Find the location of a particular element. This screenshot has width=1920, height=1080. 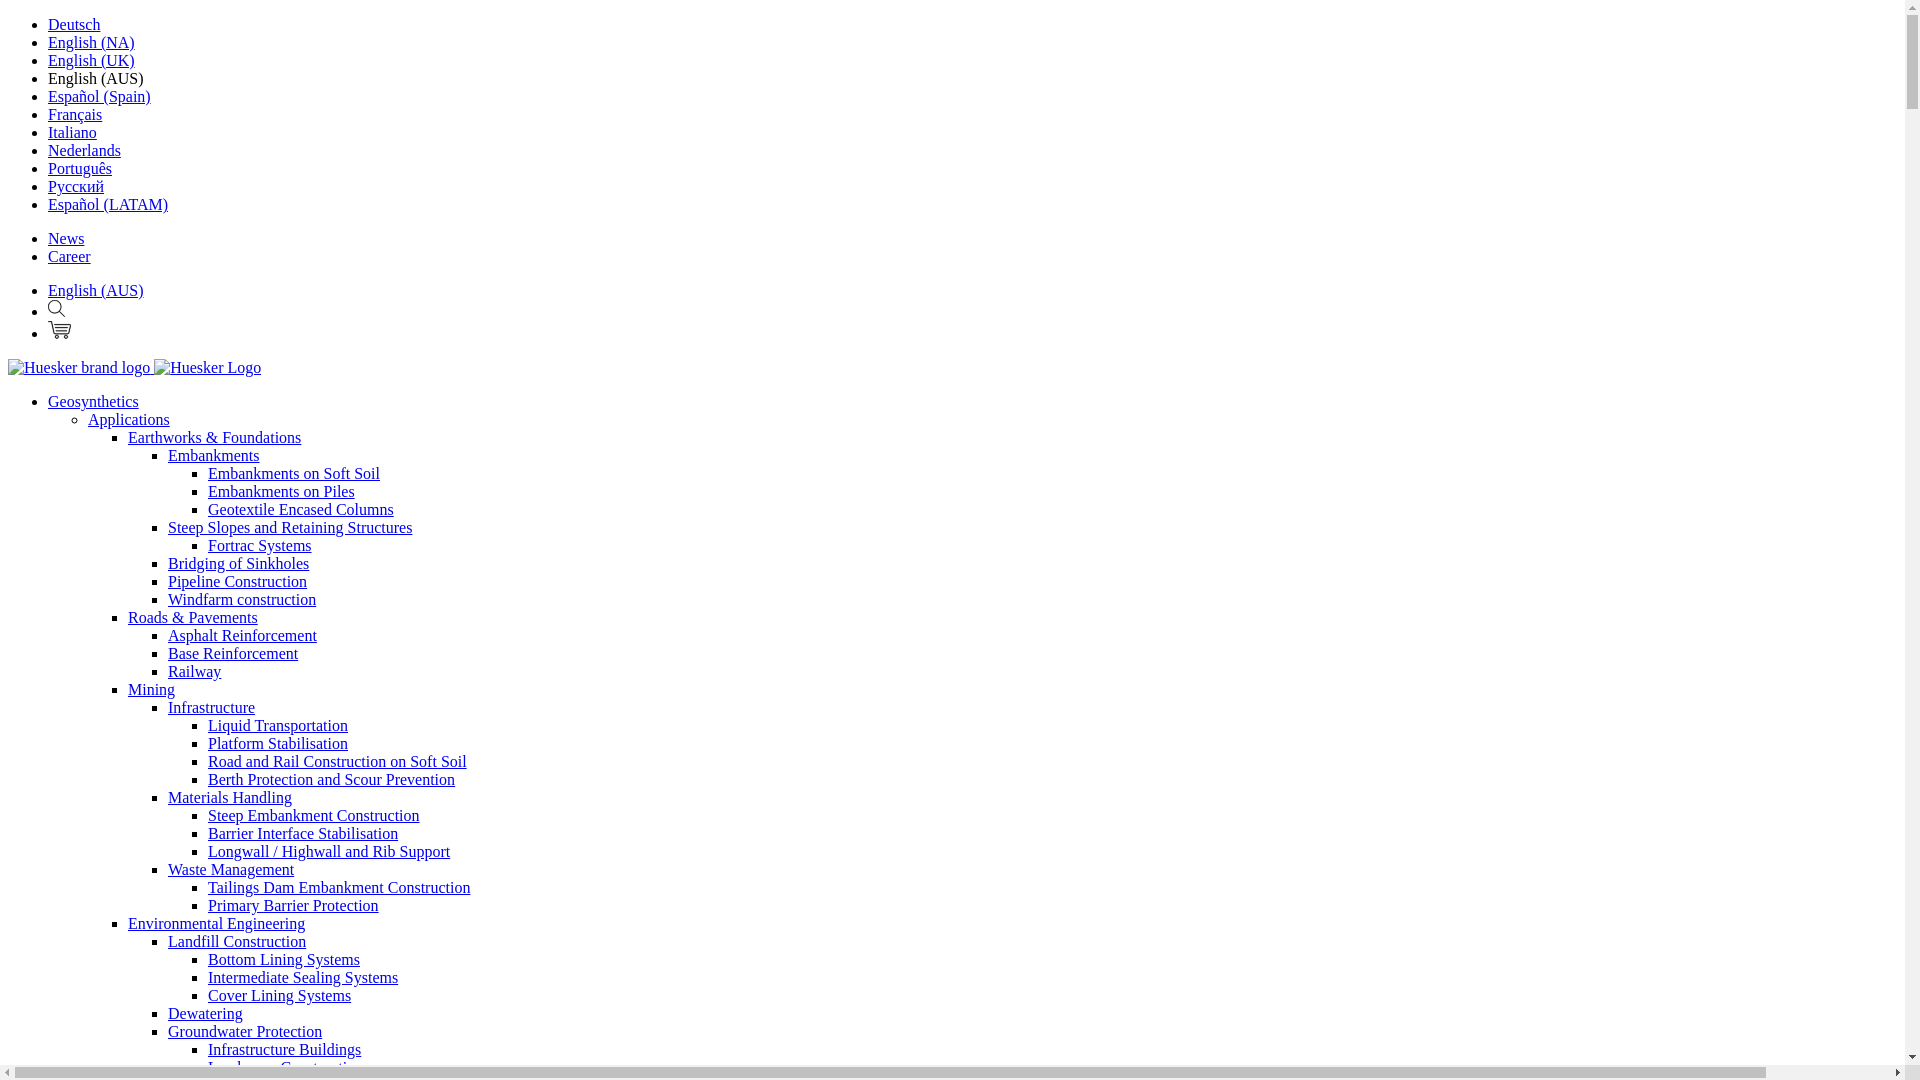

'Intermediate Sealing Systems' is located at coordinates (301, 976).